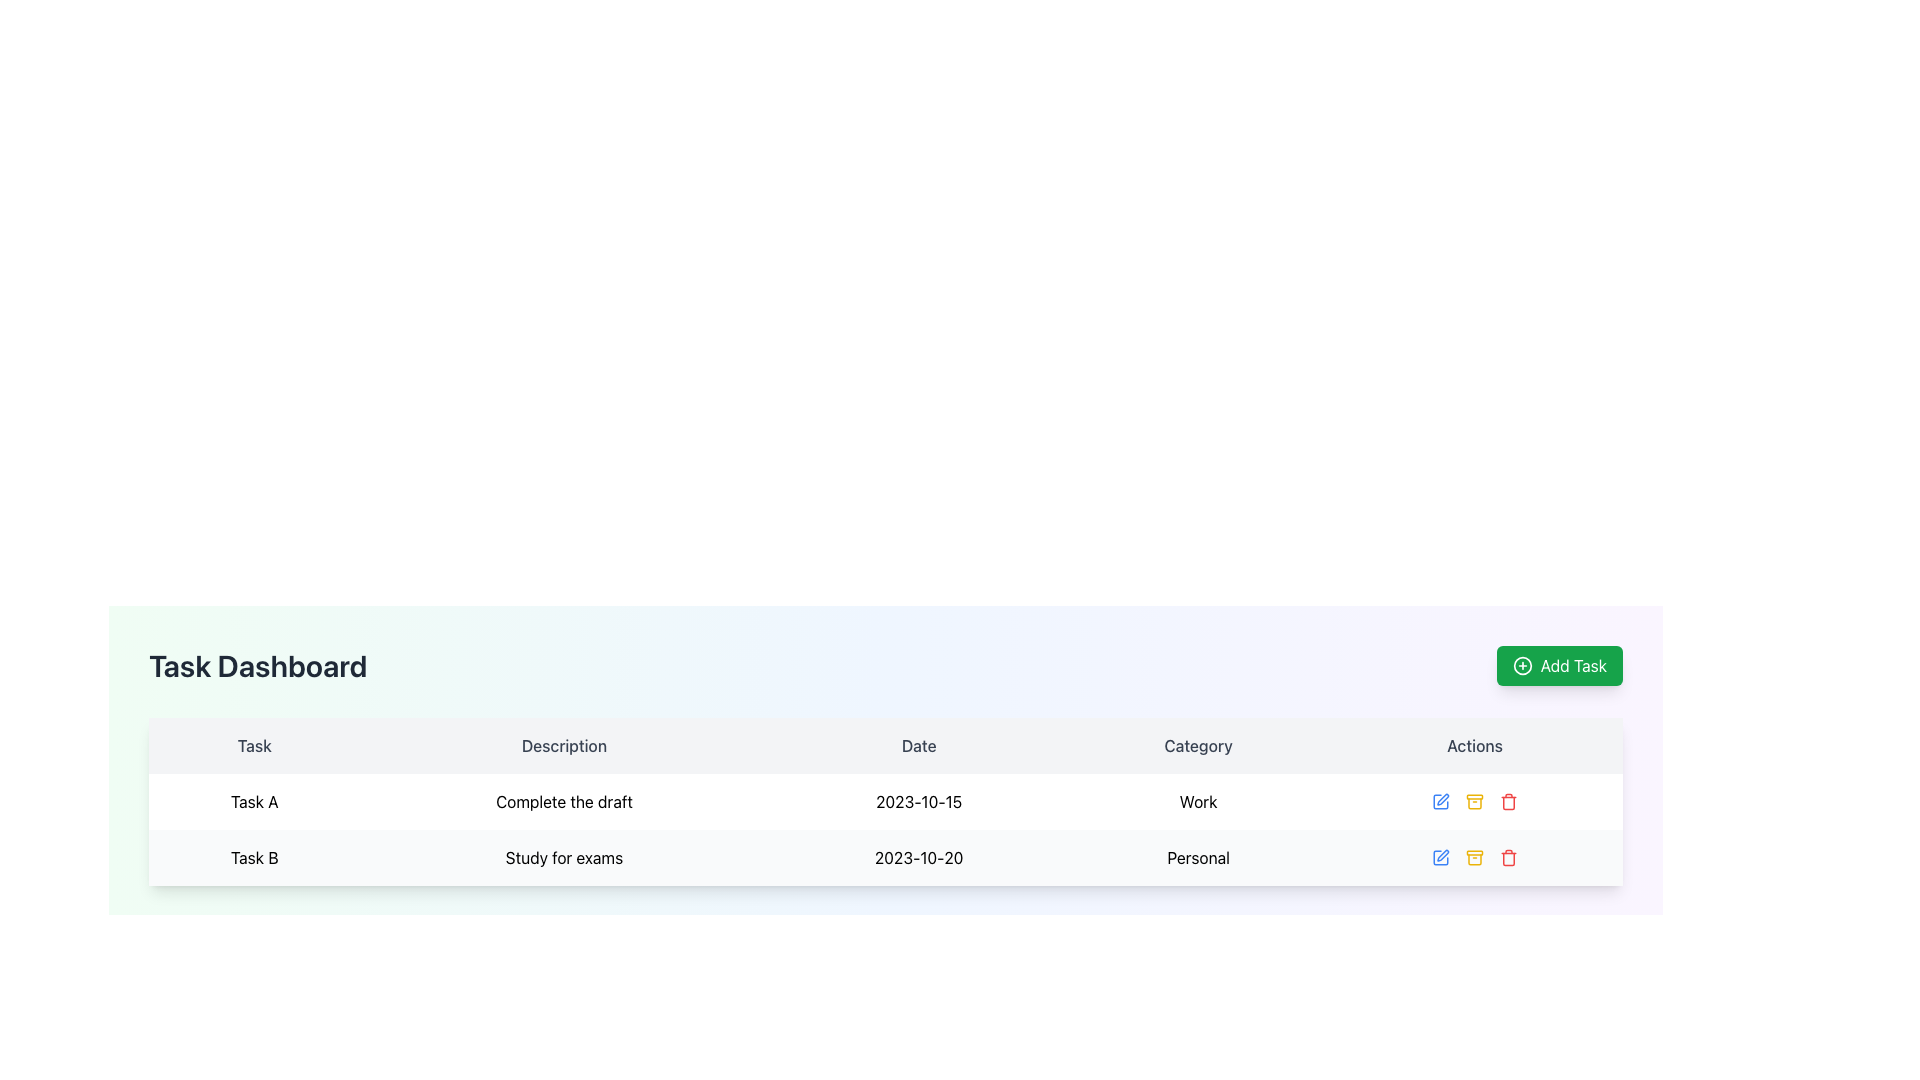 The height and width of the screenshot is (1080, 1920). Describe the element at coordinates (918, 801) in the screenshot. I see `the date text label '2023-10-15' in the third cell of the 'Date' column within the 'Task Dashboard' interface` at that location.